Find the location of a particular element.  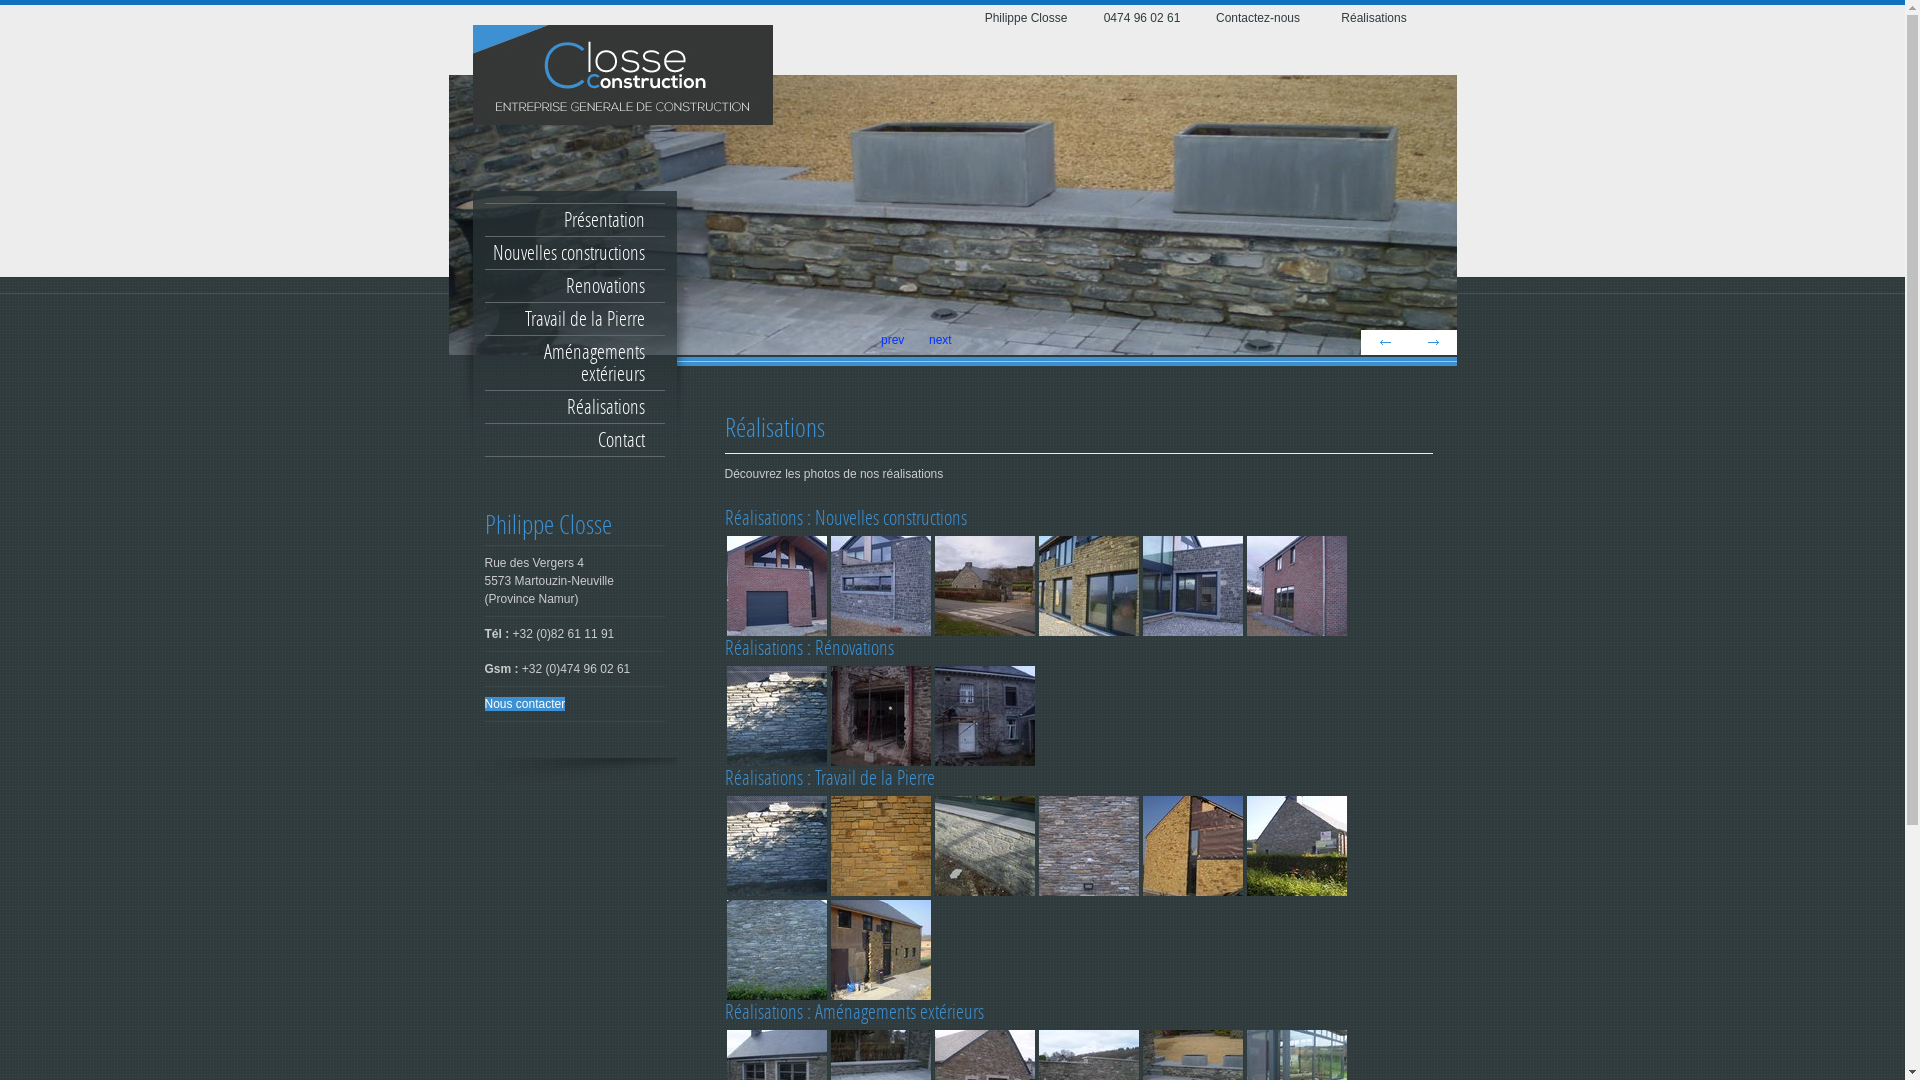

'OLYMPUS DIGITAL CAMERA         ' is located at coordinates (1296, 845).